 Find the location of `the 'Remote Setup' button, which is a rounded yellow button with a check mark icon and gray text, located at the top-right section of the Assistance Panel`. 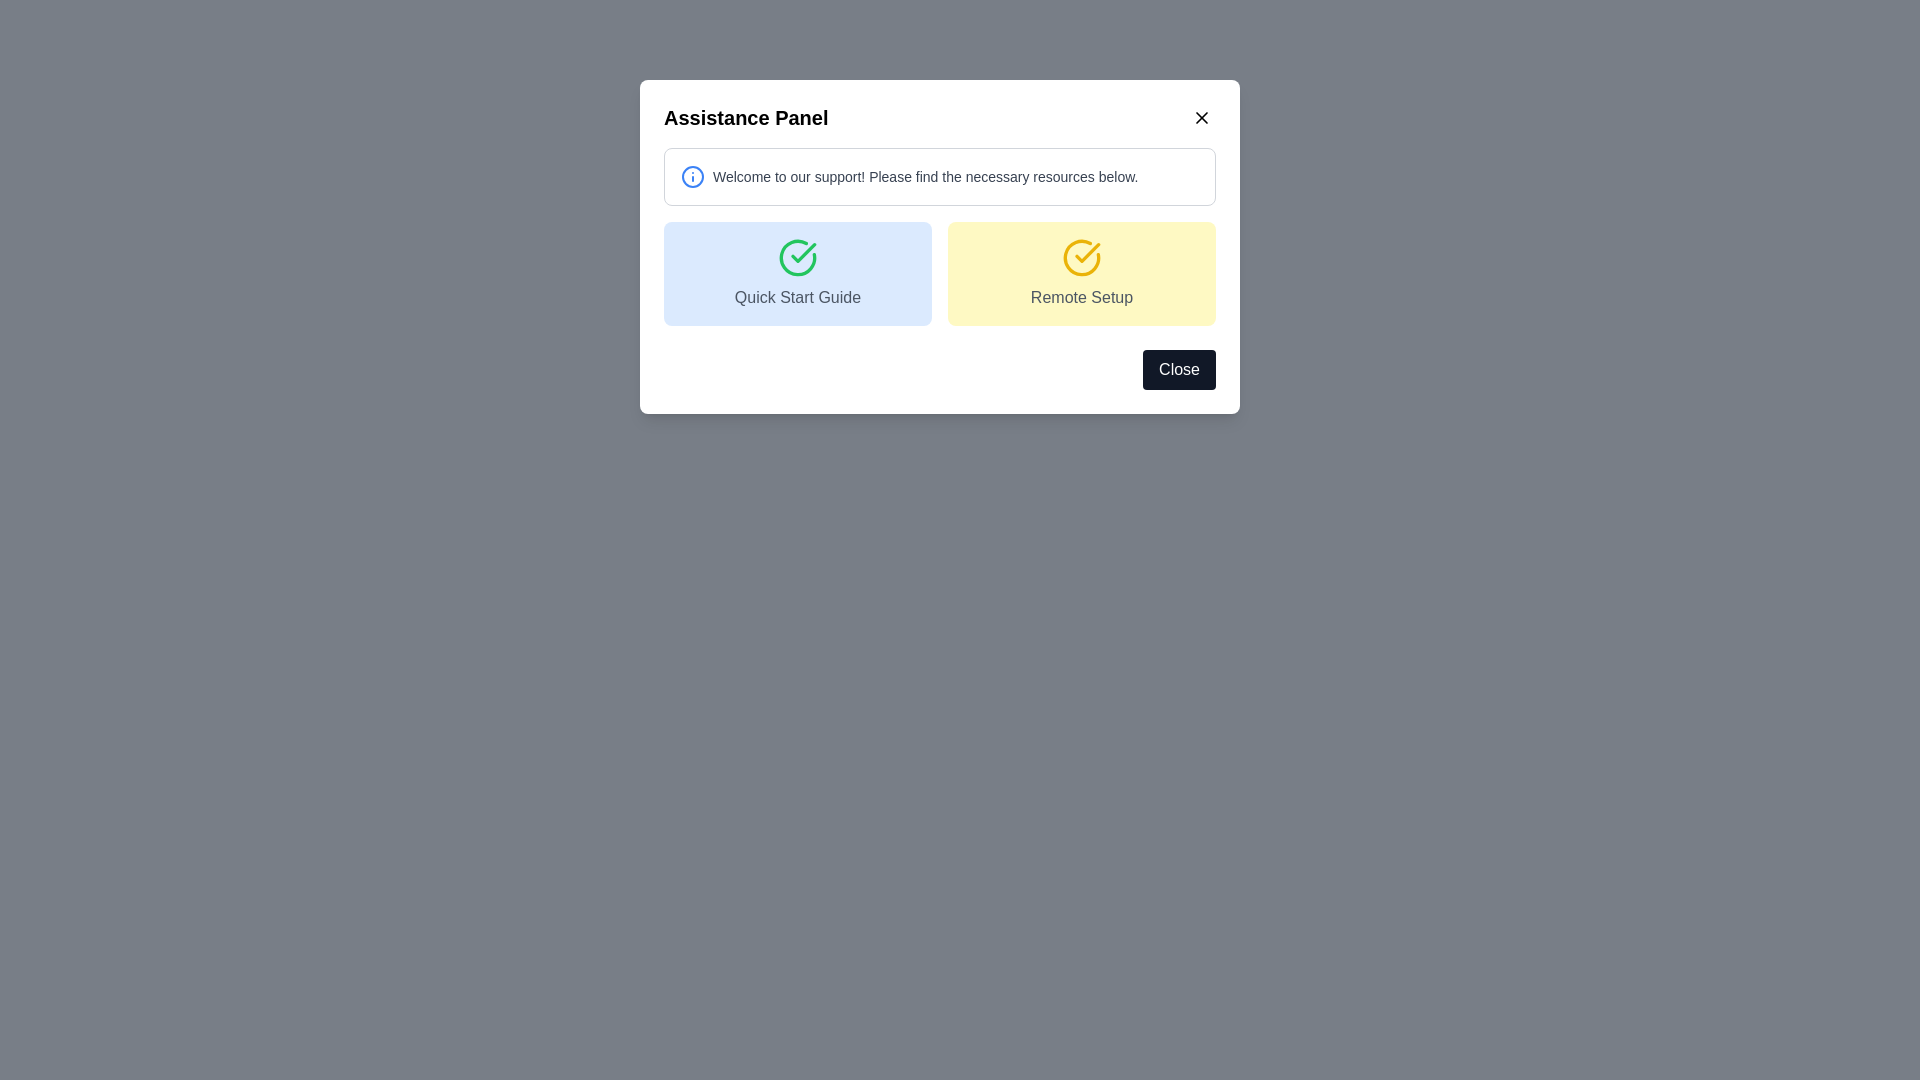

the 'Remote Setup' button, which is a rounded yellow button with a check mark icon and gray text, located at the top-right section of the Assistance Panel is located at coordinates (1080, 273).